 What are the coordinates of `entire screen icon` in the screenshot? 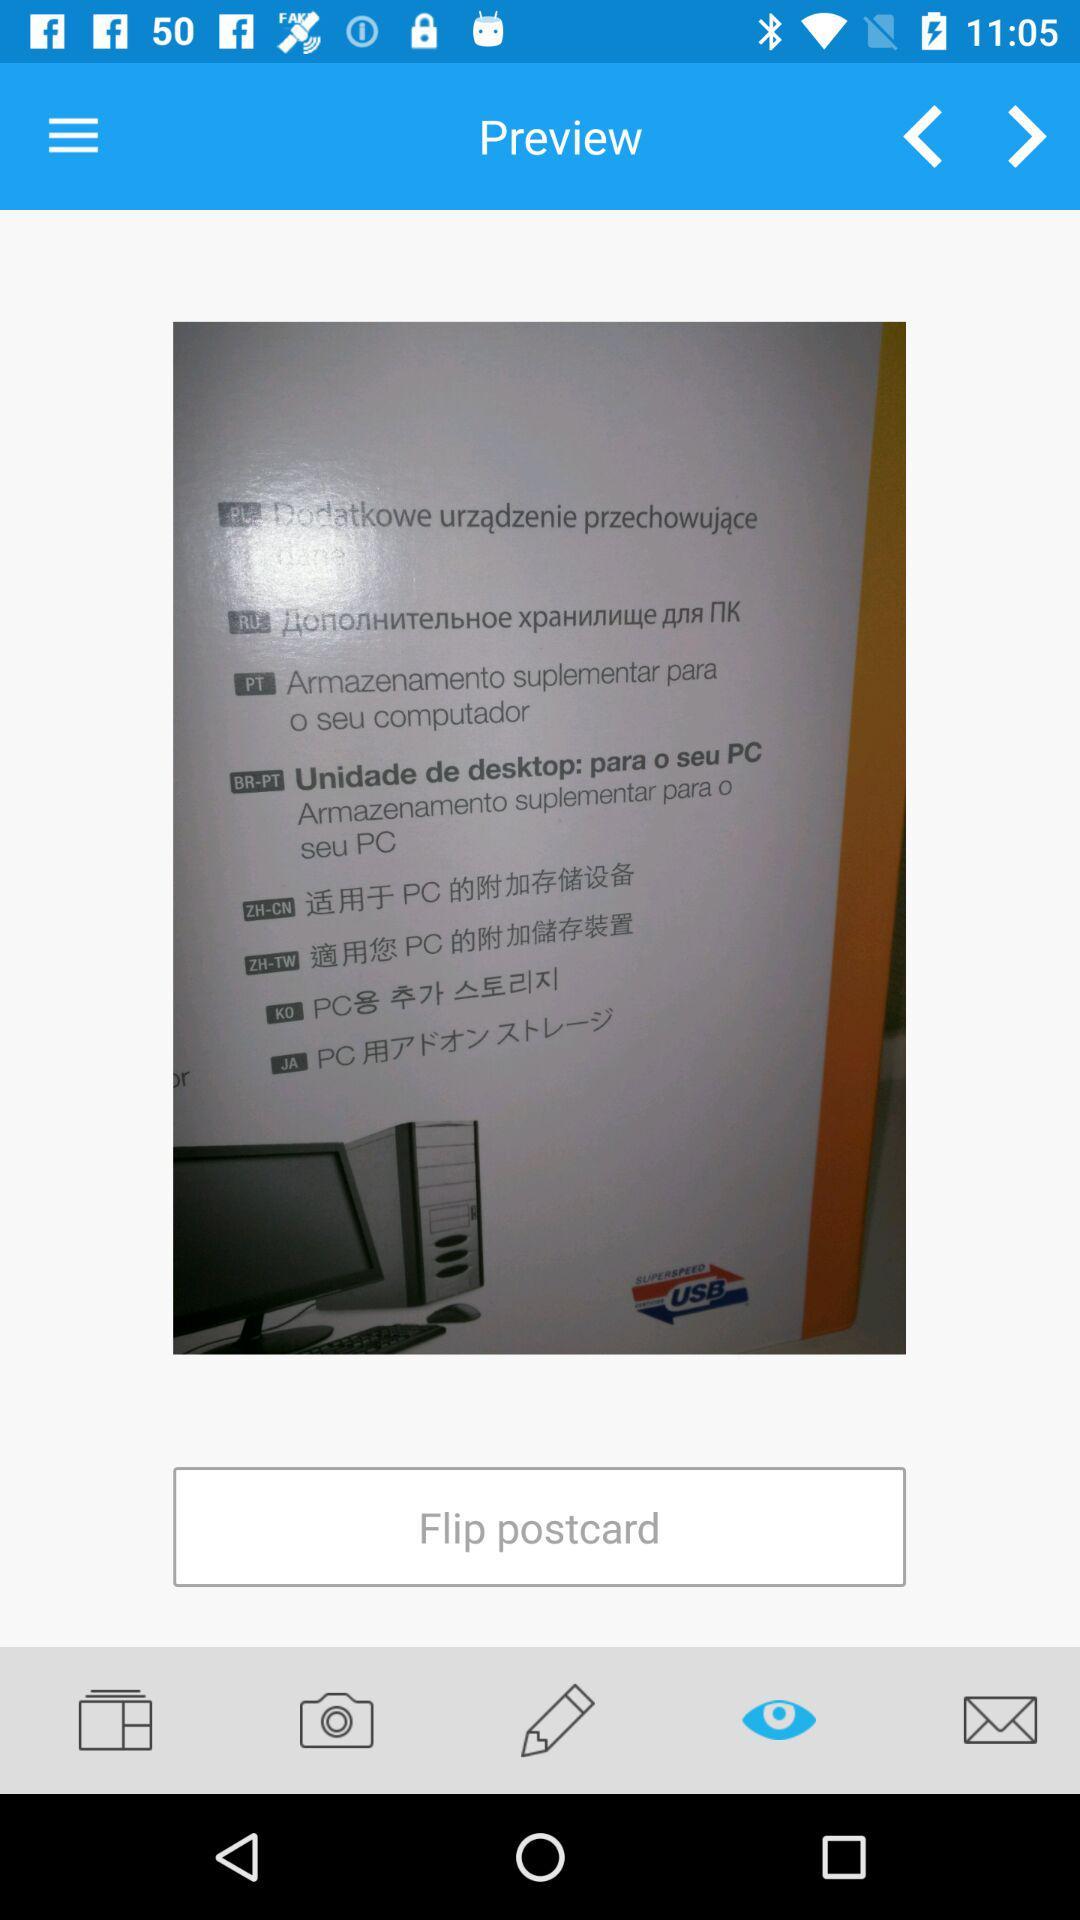 It's located at (538, 838).